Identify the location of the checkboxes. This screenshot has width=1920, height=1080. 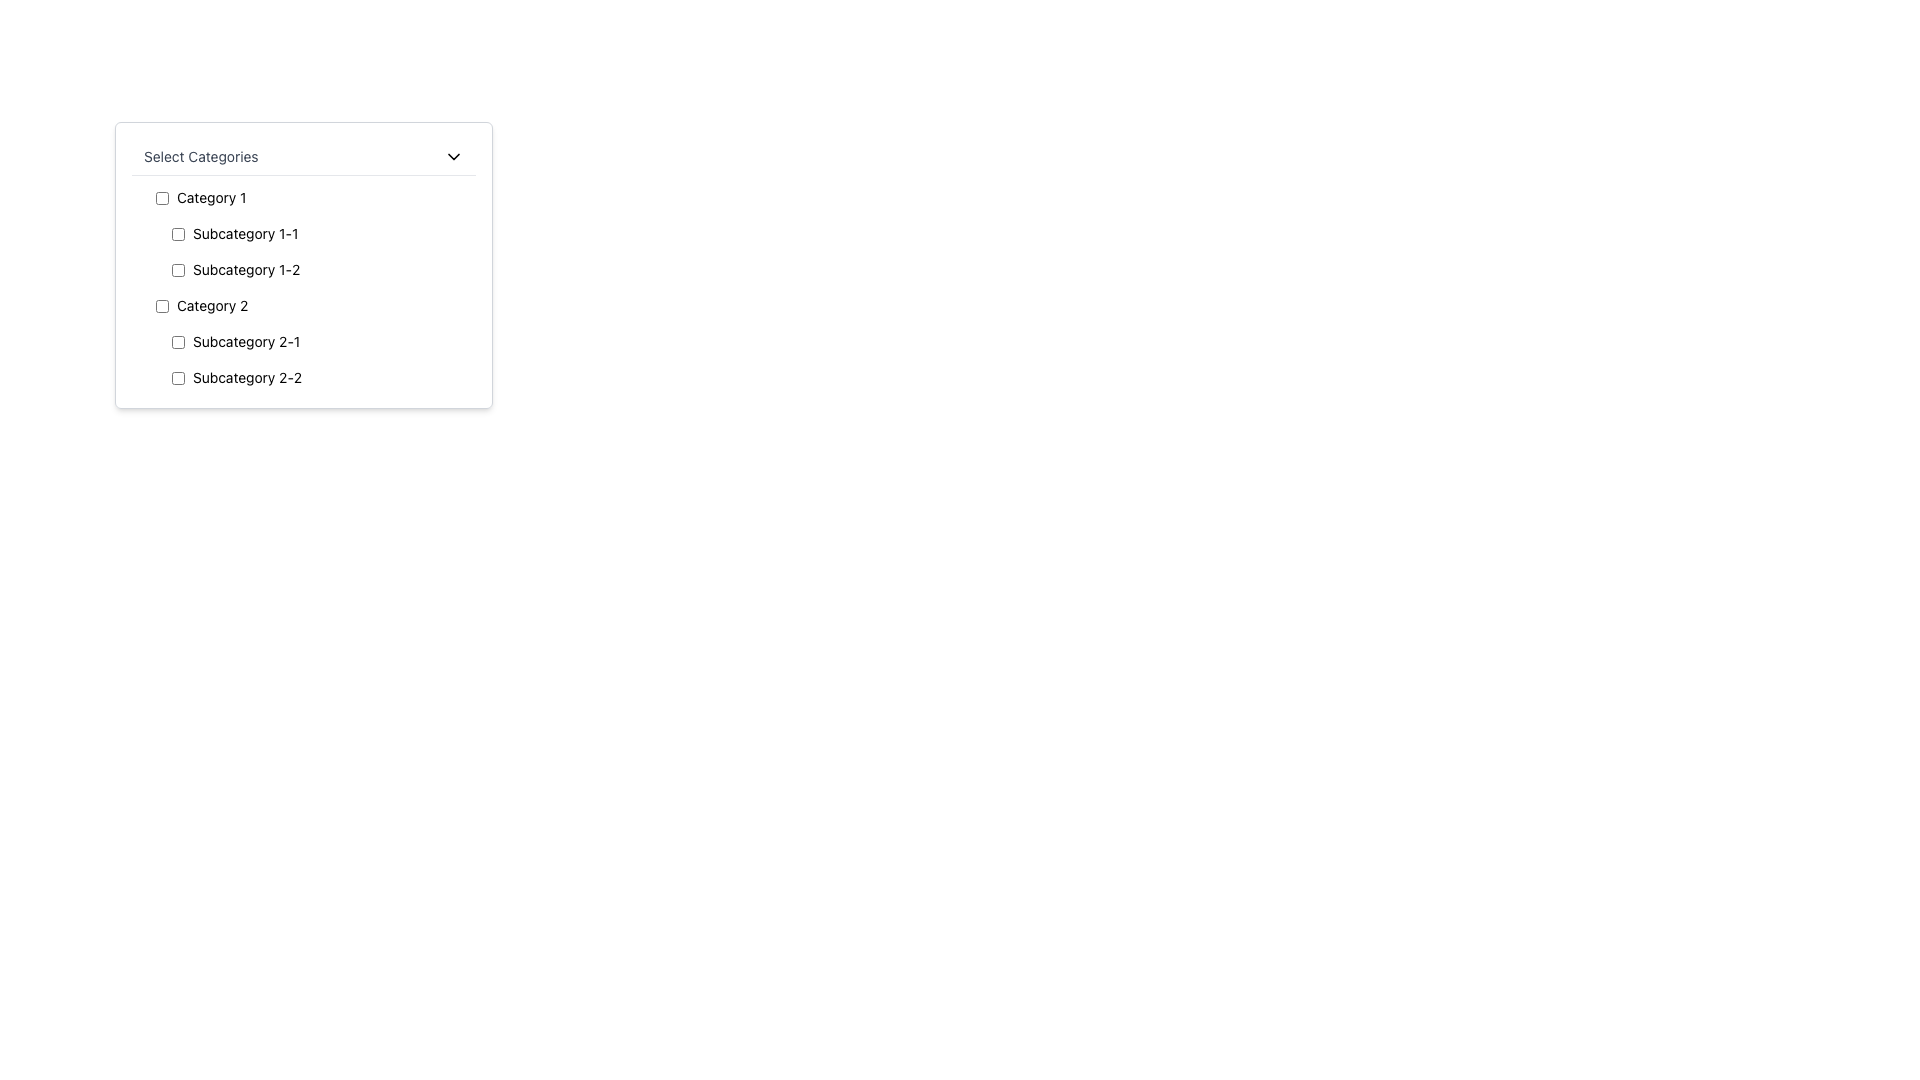
(311, 358).